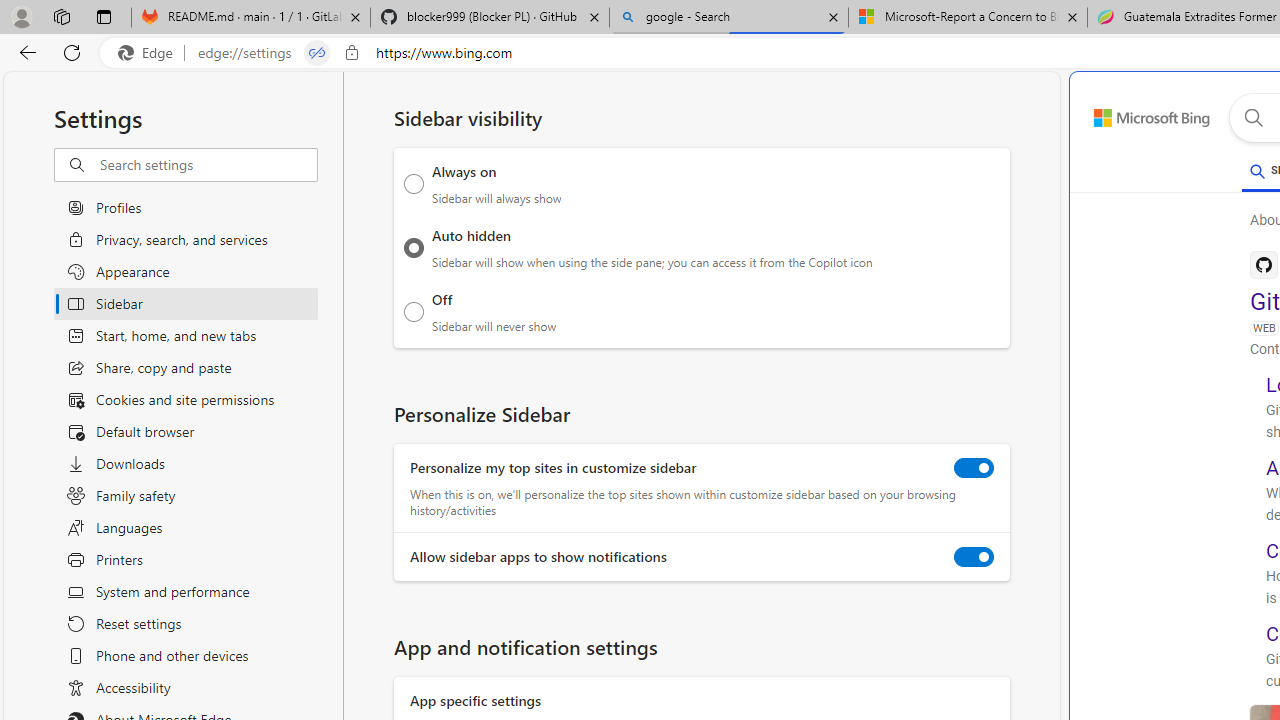 The height and width of the screenshot is (720, 1280). Describe the element at coordinates (974, 557) in the screenshot. I see `'Allow sidebar apps to show notifications'` at that location.